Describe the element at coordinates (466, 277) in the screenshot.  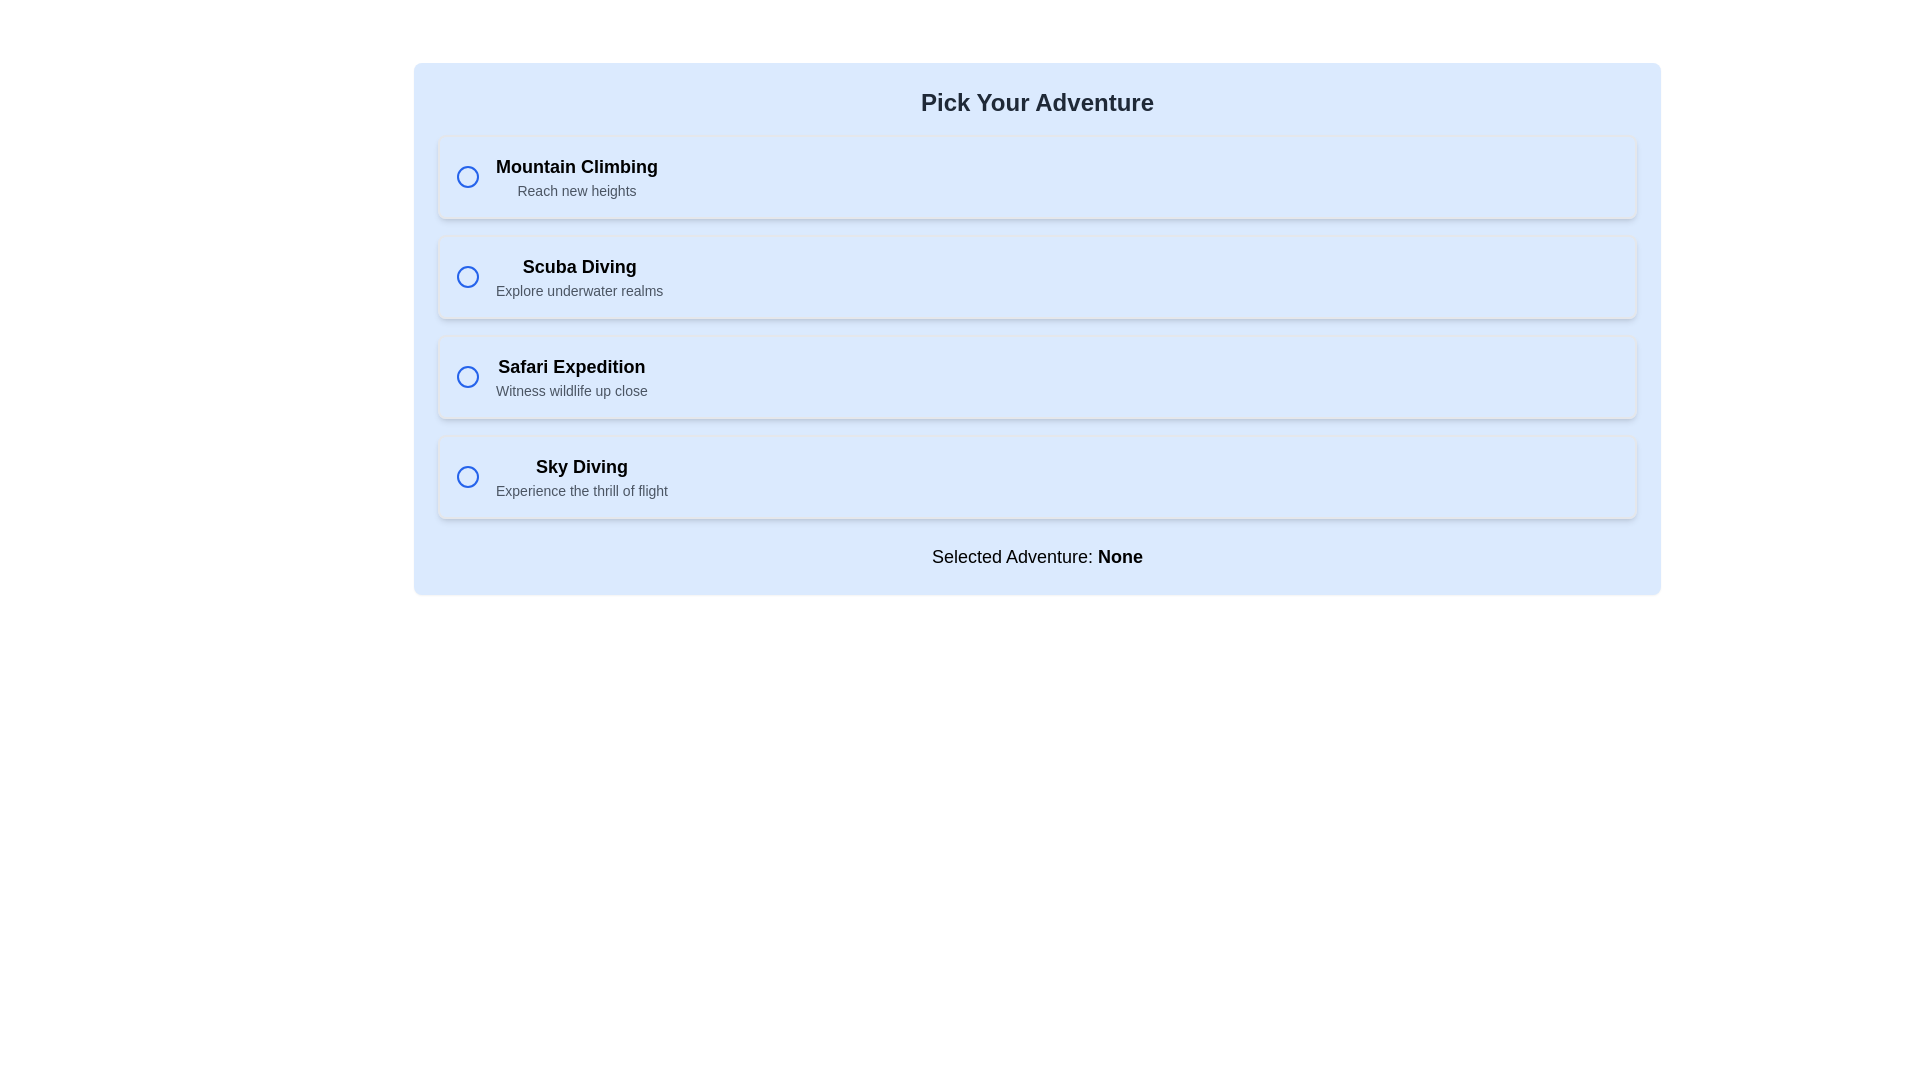
I see `the circular radio button with a blue border and white fill next to the label 'Scuba Diving'` at that location.